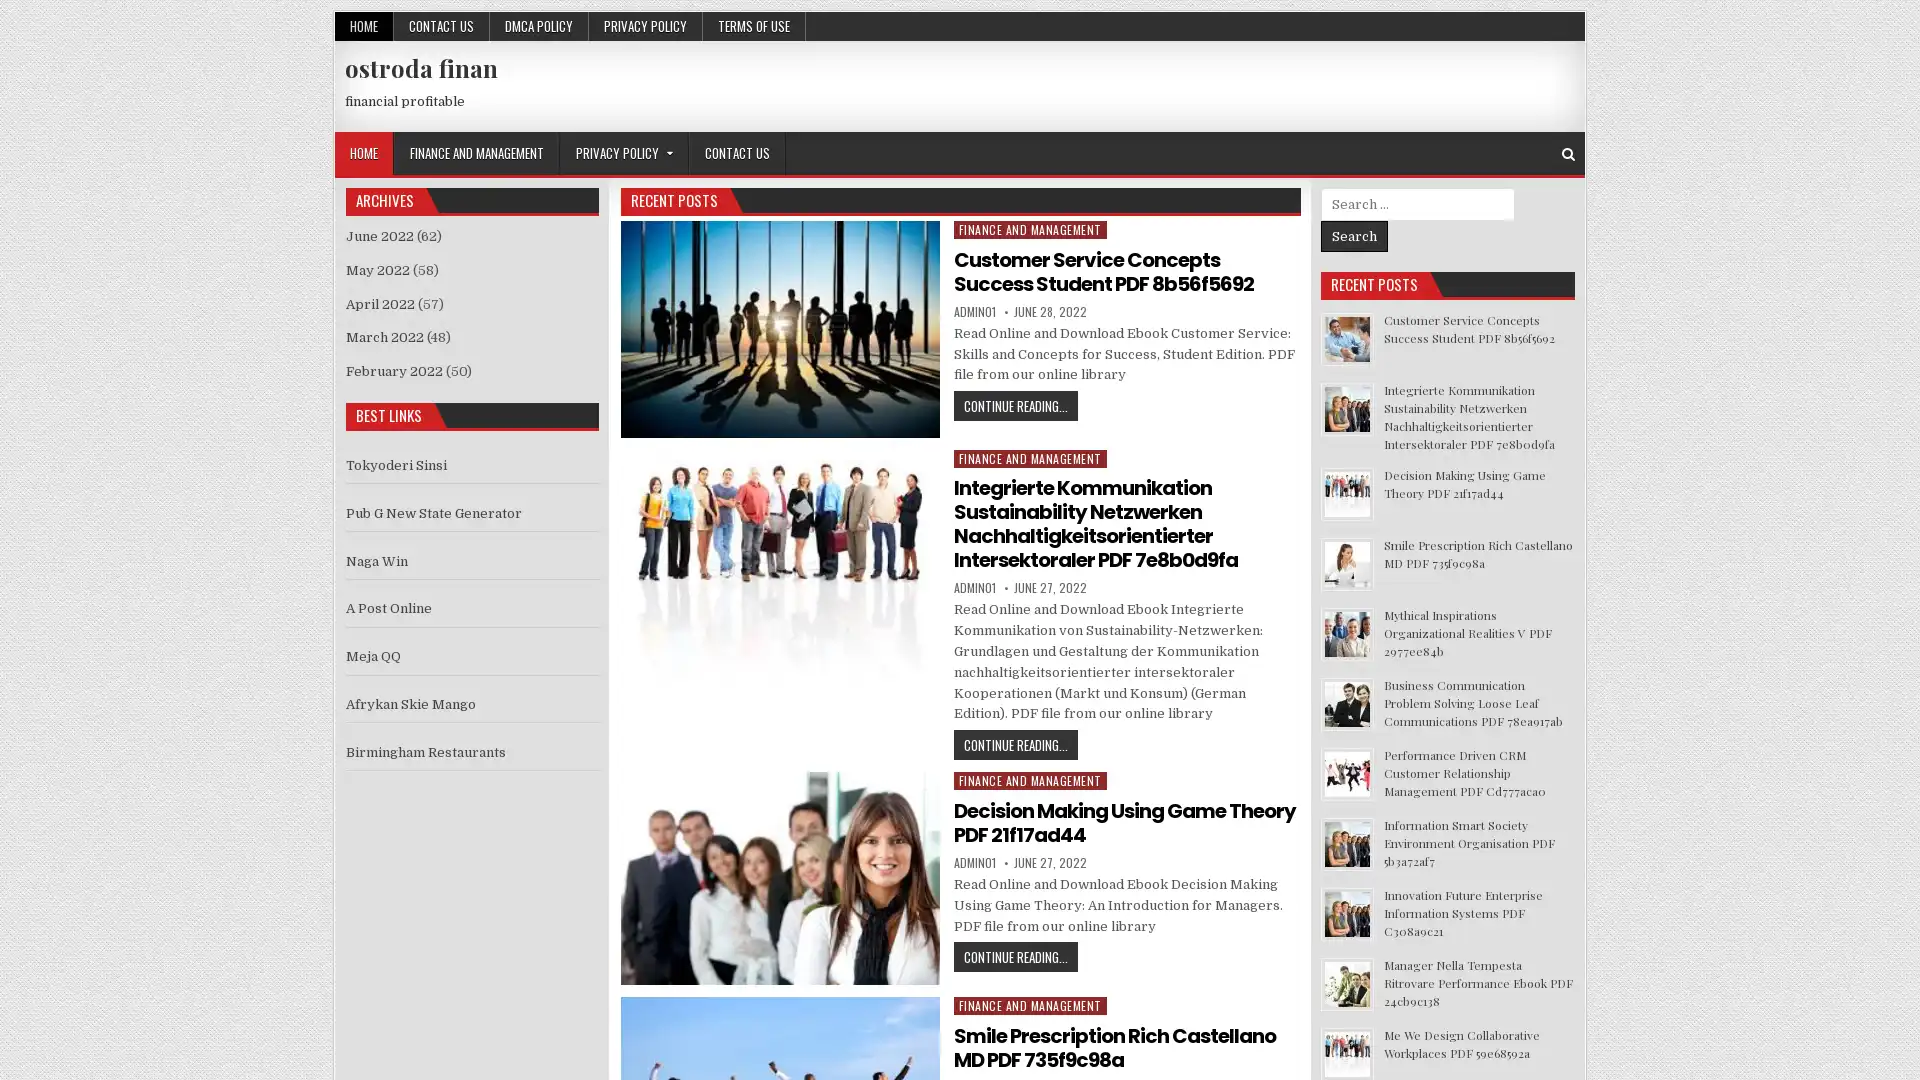 The width and height of the screenshot is (1920, 1080). Describe the element at coordinates (1354, 235) in the screenshot. I see `Search` at that location.